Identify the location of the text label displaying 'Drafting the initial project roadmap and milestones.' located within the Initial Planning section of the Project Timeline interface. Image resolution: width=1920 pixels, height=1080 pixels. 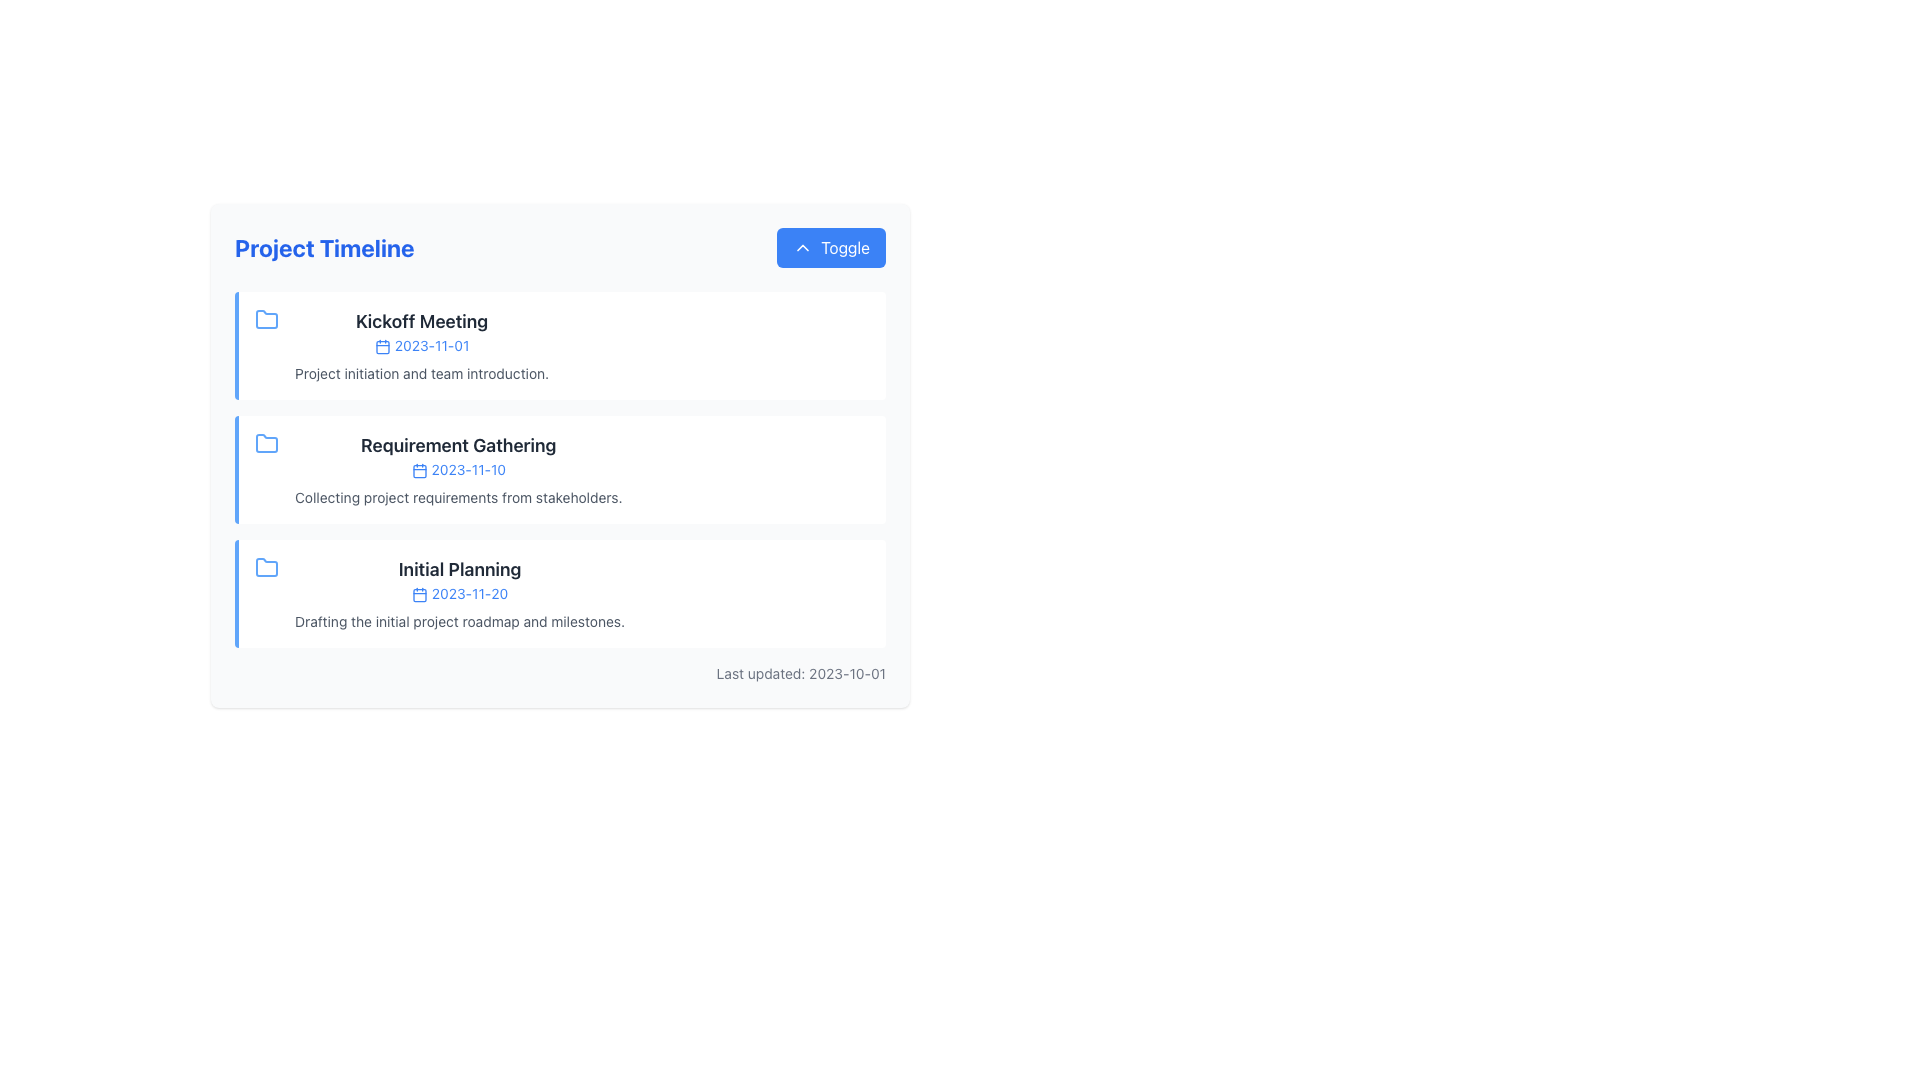
(459, 620).